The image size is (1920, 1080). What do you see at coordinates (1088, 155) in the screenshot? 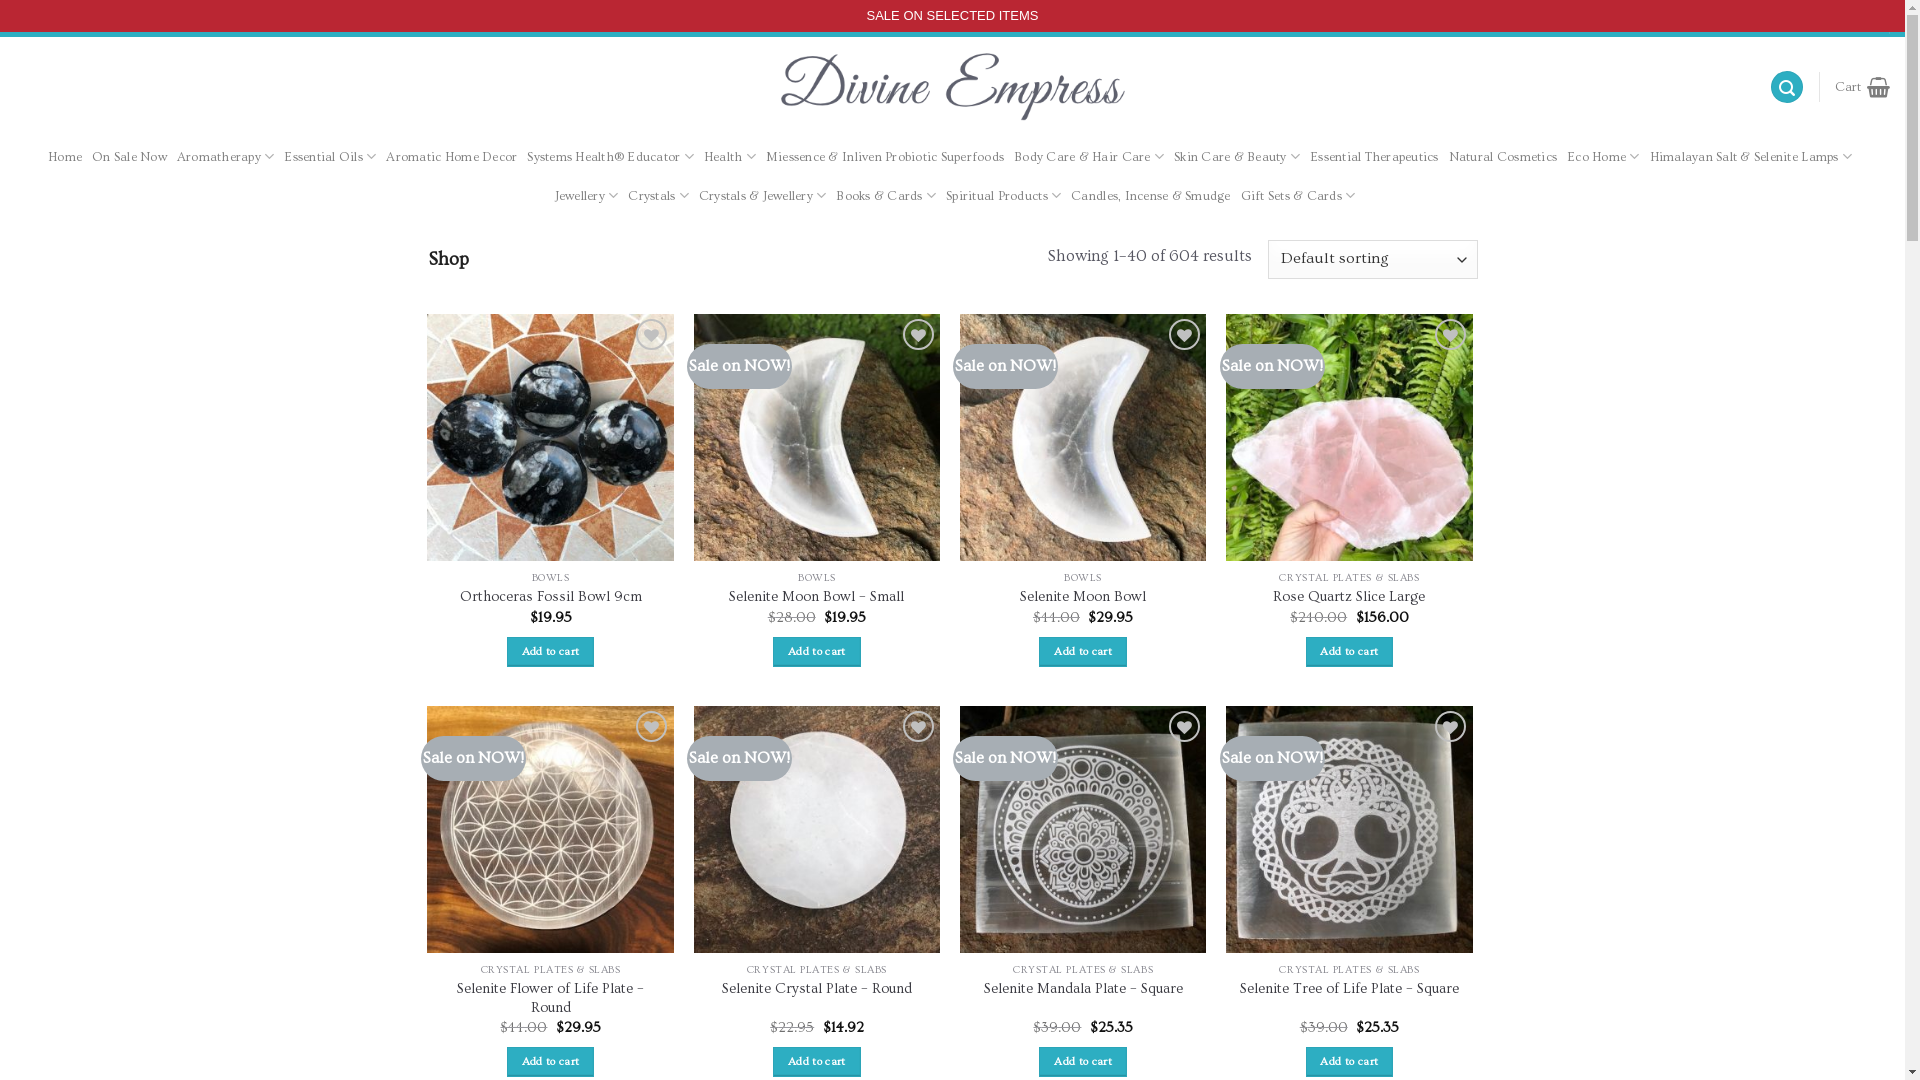
I see `'Body Care & Hair Care'` at bounding box center [1088, 155].